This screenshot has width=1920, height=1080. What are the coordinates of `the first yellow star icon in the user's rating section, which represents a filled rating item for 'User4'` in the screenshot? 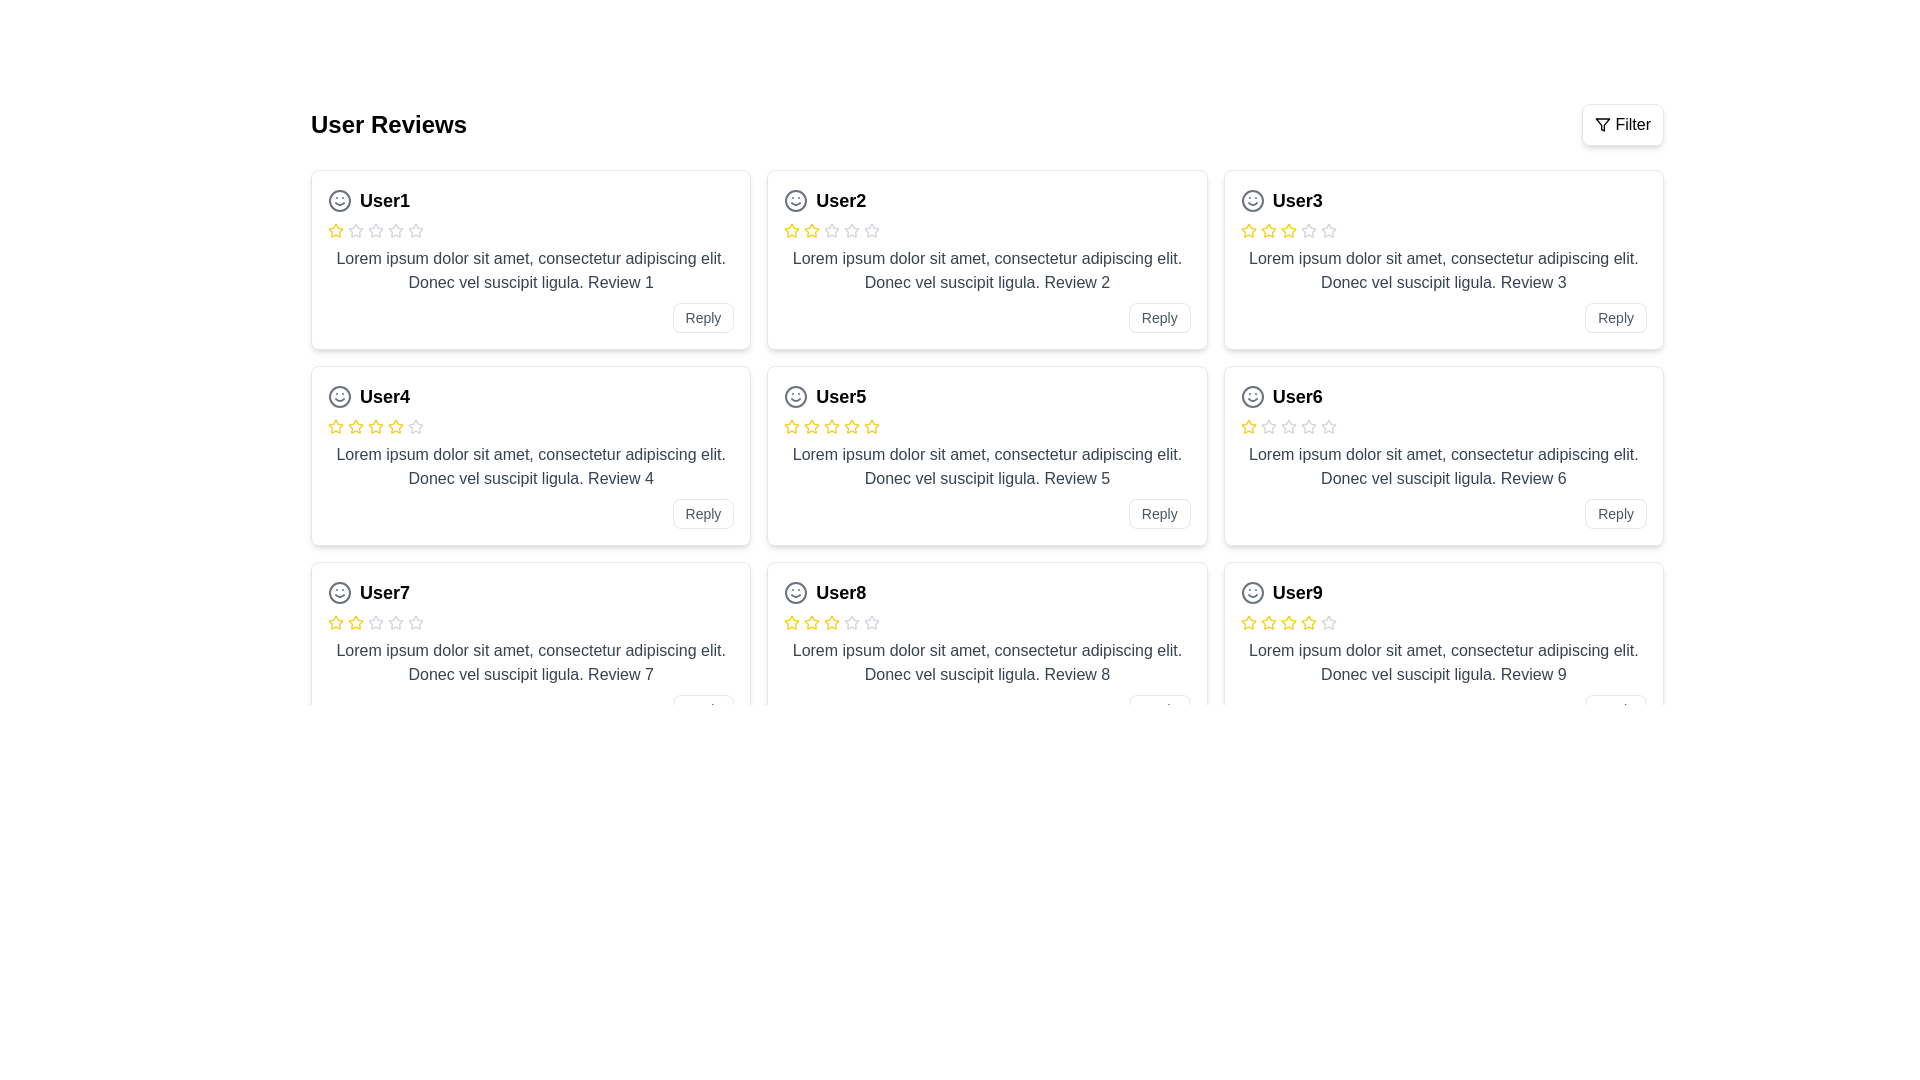 It's located at (336, 426).